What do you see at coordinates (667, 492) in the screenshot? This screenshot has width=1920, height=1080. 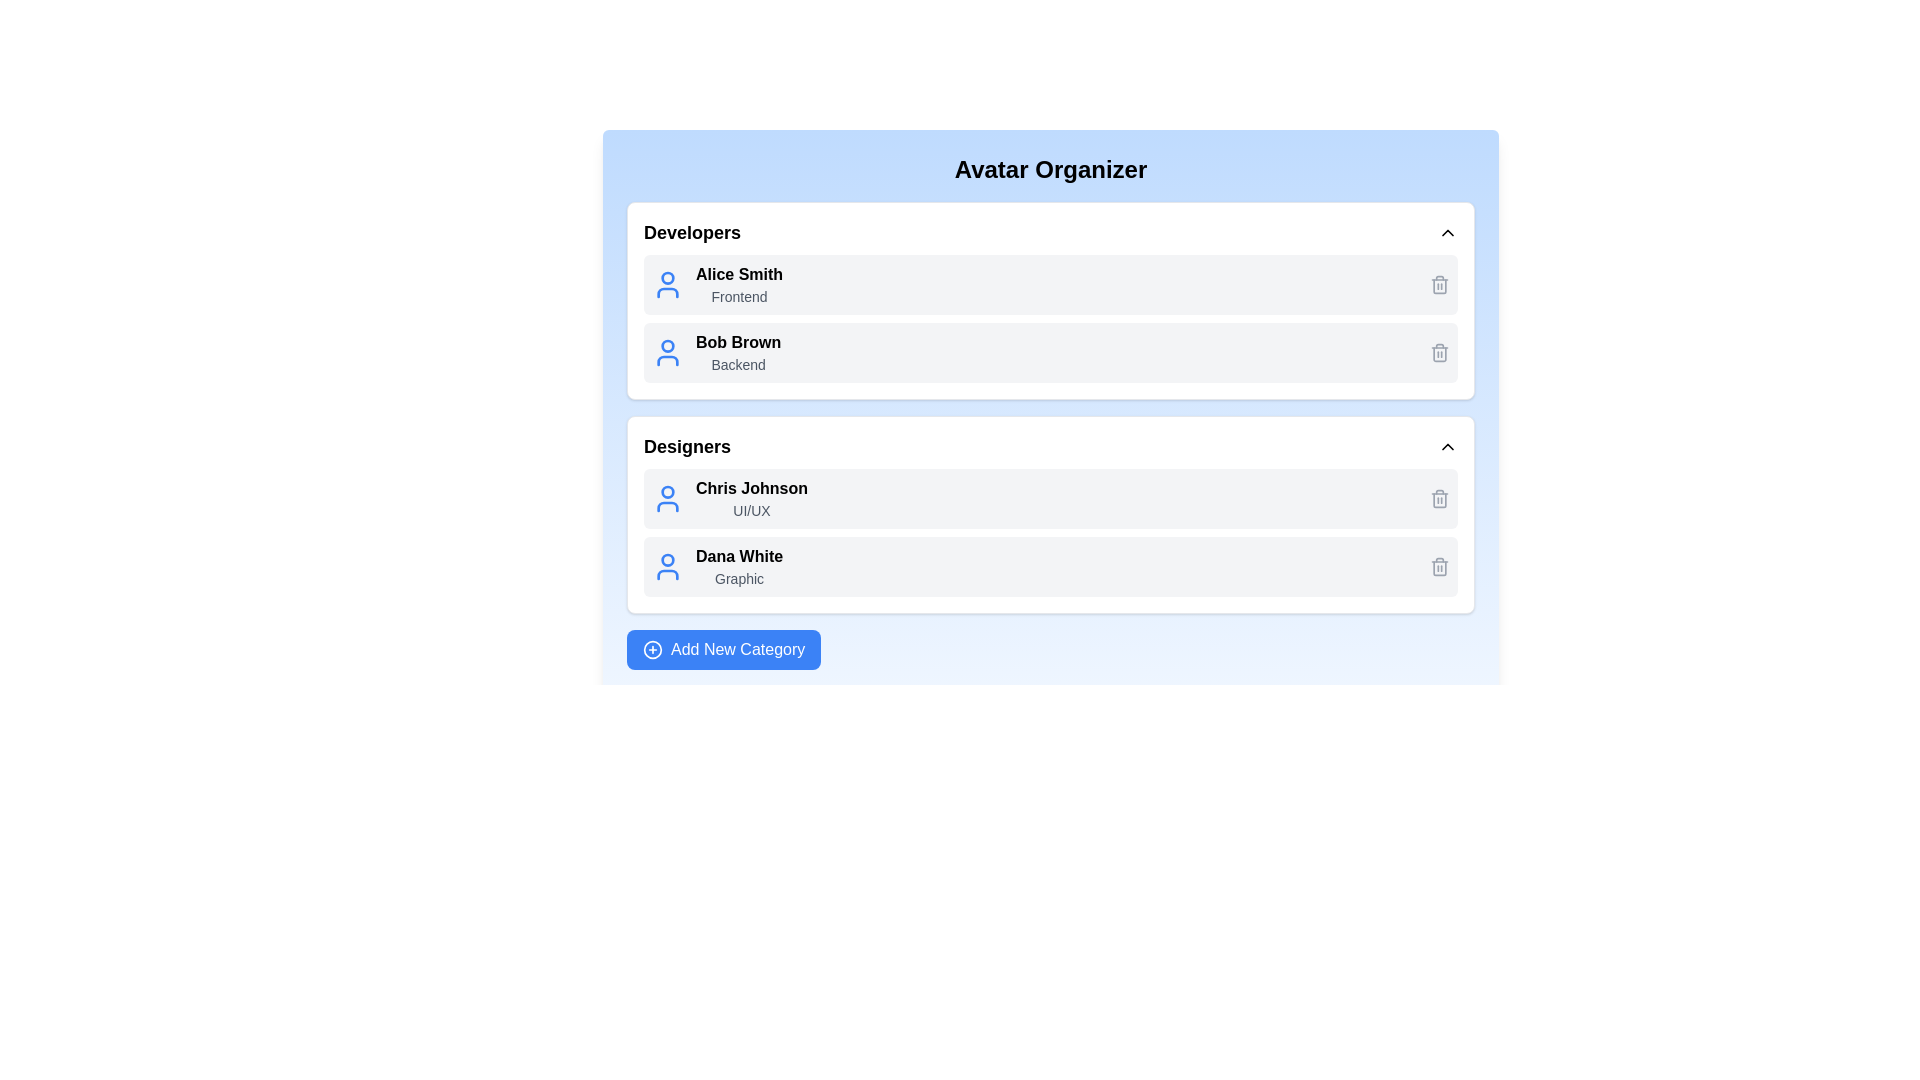 I see `the circular SVG element representing the head of the avatar icon in the 'Chris Johnson UI/UX' profile in the 'Designers' section` at bounding box center [667, 492].